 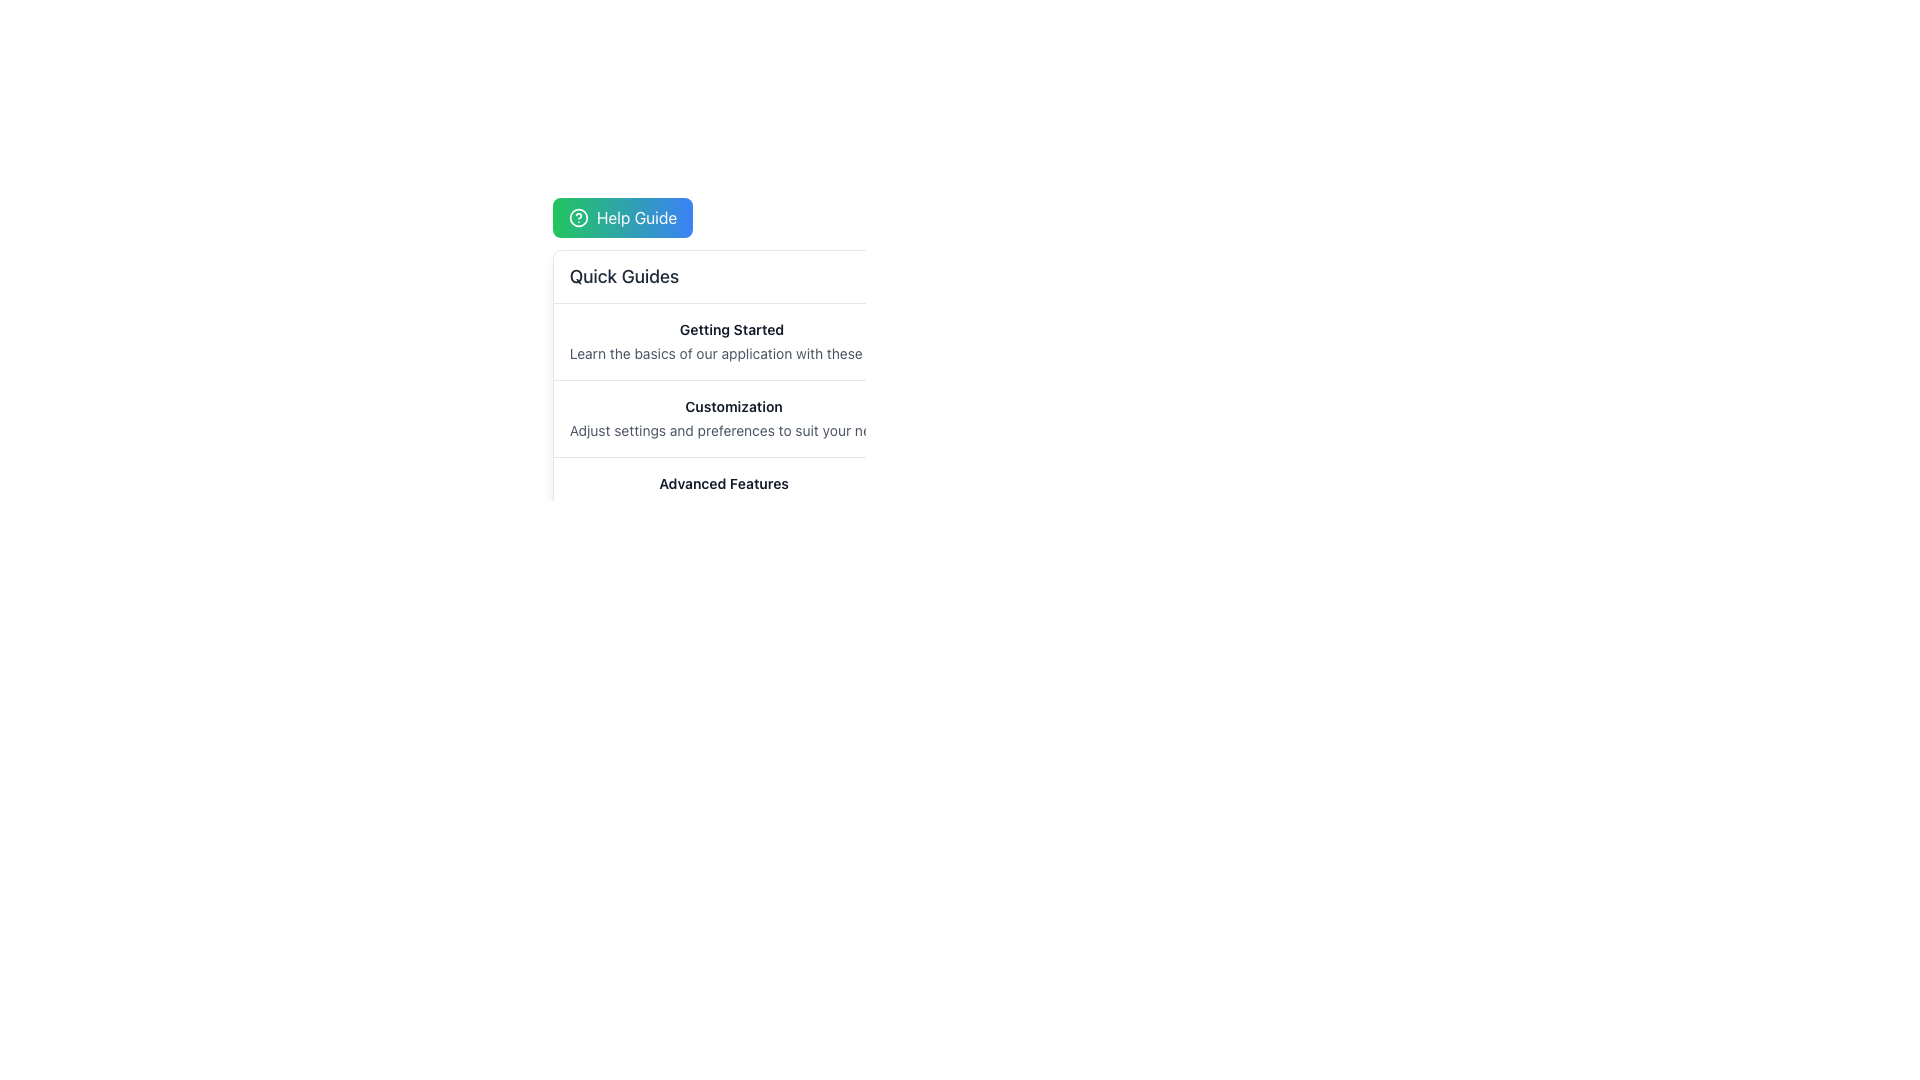 What do you see at coordinates (731, 341) in the screenshot?
I see `text displayed in the introduction of the 'Getting Started' guide, which is the first quick guide item positioned centrally between the title 'Quick Guides' above and 'Customization' below` at bounding box center [731, 341].